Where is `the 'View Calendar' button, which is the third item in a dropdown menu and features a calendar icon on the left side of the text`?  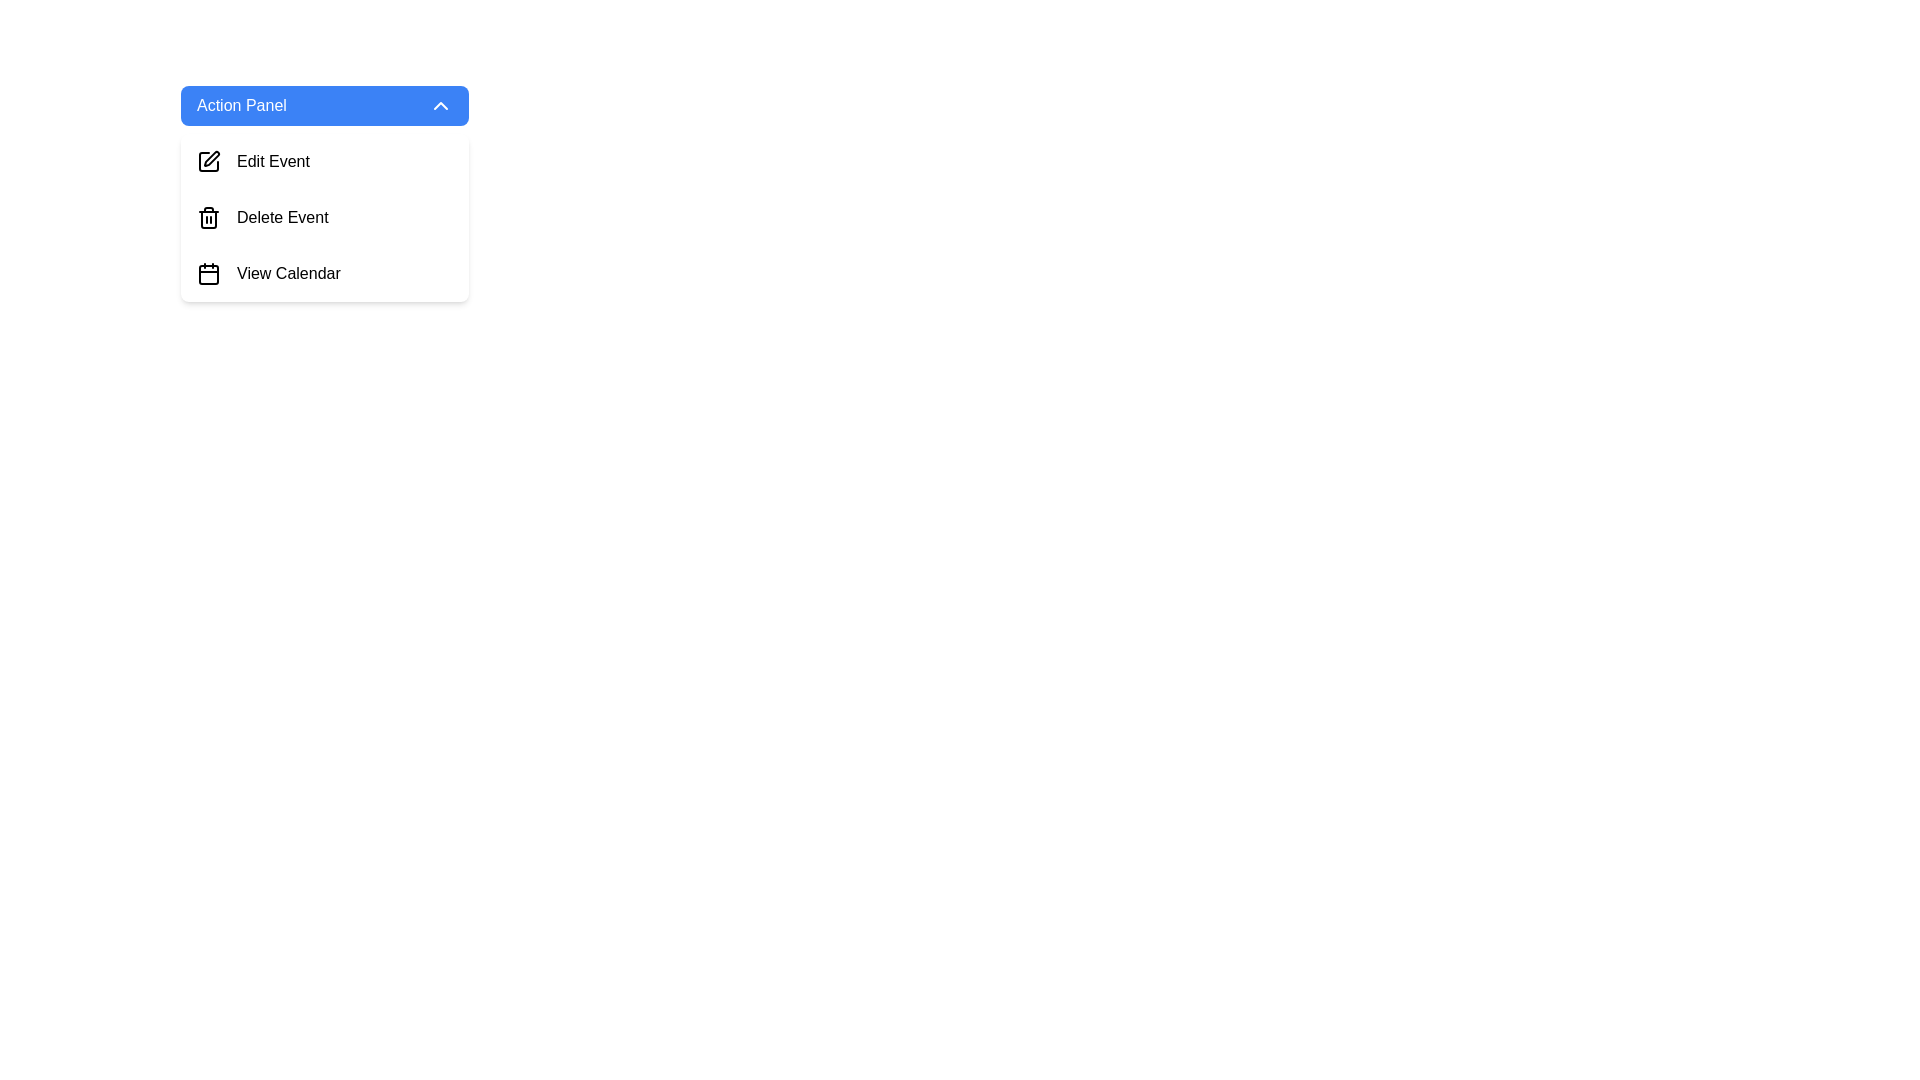
the 'View Calendar' button, which is the third item in a dropdown menu and features a calendar icon on the left side of the text is located at coordinates (325, 273).